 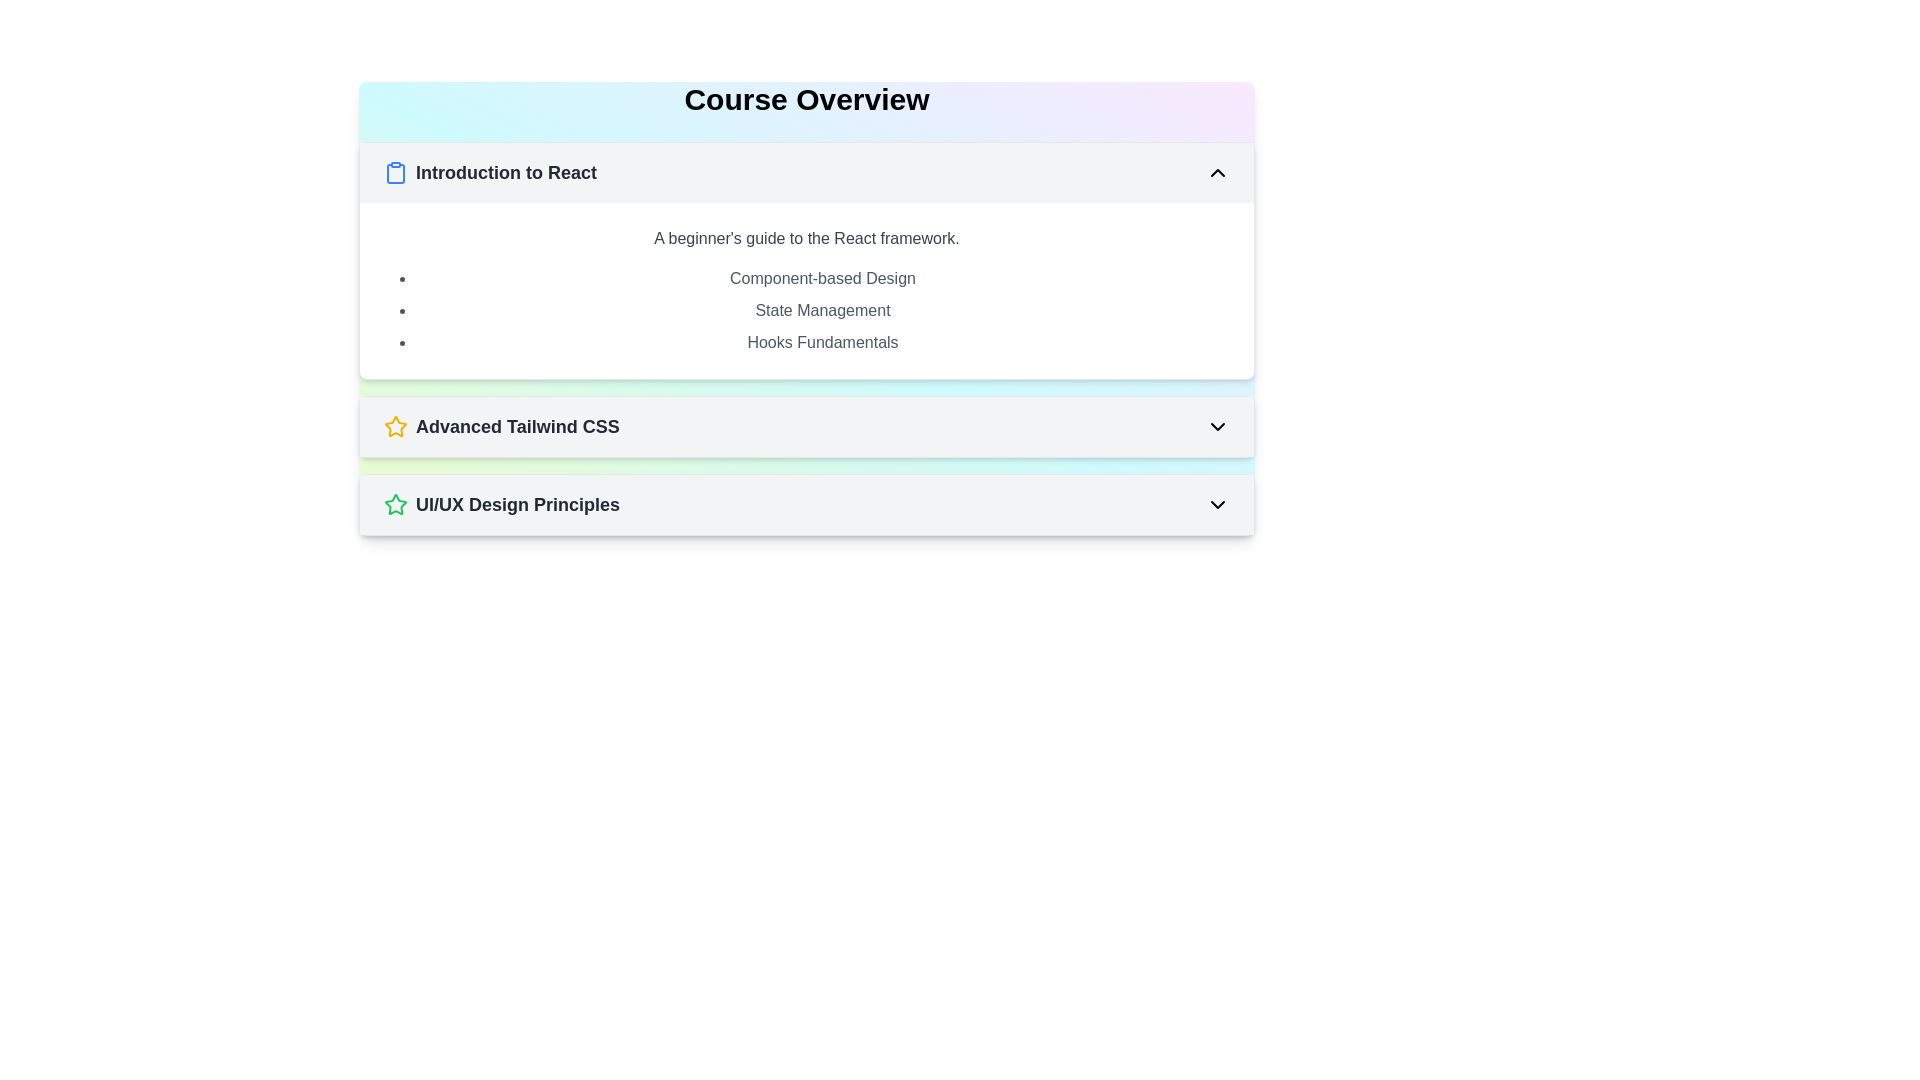 What do you see at coordinates (395, 425) in the screenshot?
I see `the icon that visually indicates the entry 'UI/UX Design Principles' in the list, positioned next to the text` at bounding box center [395, 425].